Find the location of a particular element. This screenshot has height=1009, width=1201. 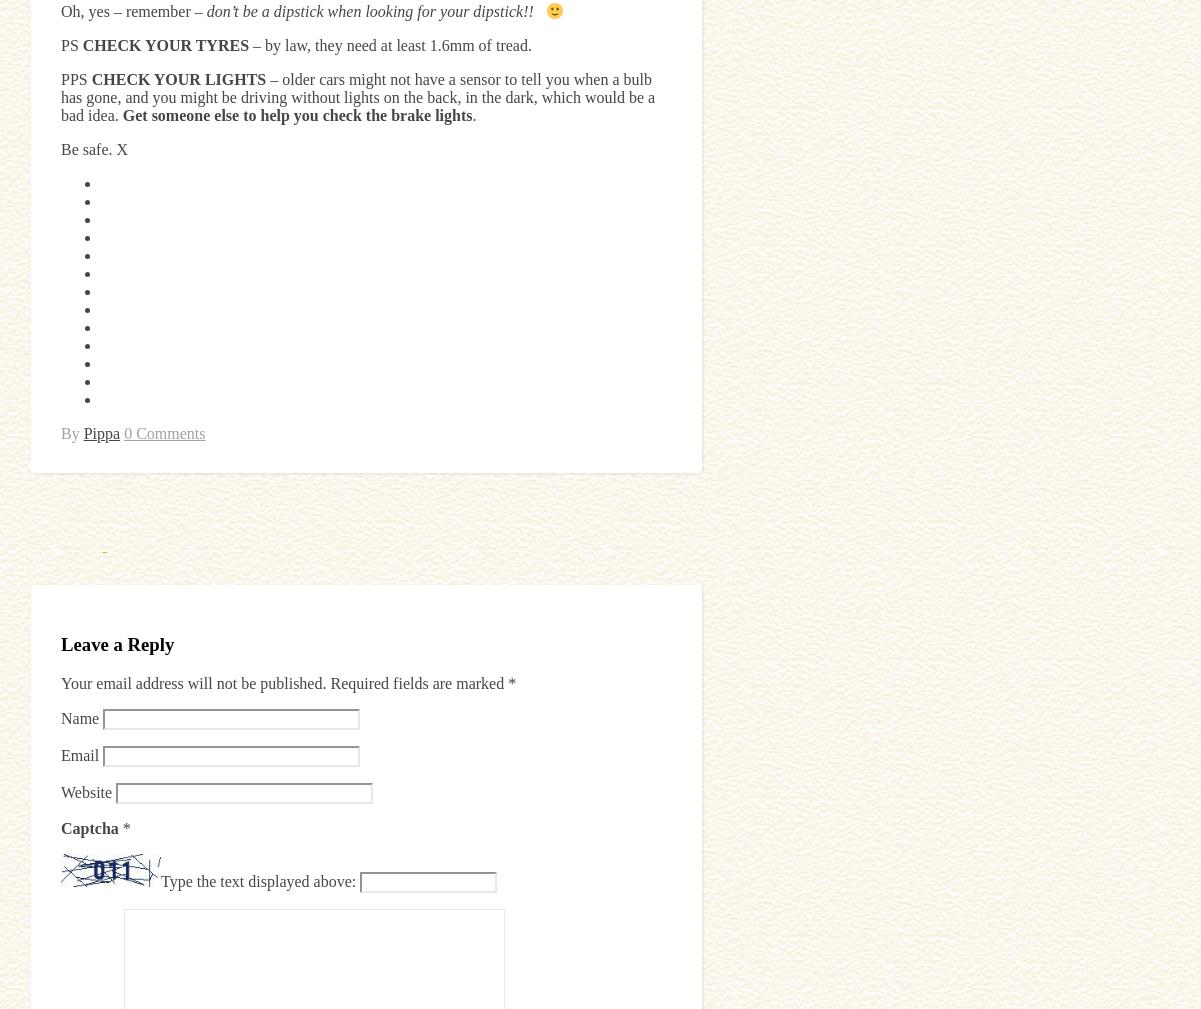

'CHECK YOUR LIGHTS' is located at coordinates (178, 78).